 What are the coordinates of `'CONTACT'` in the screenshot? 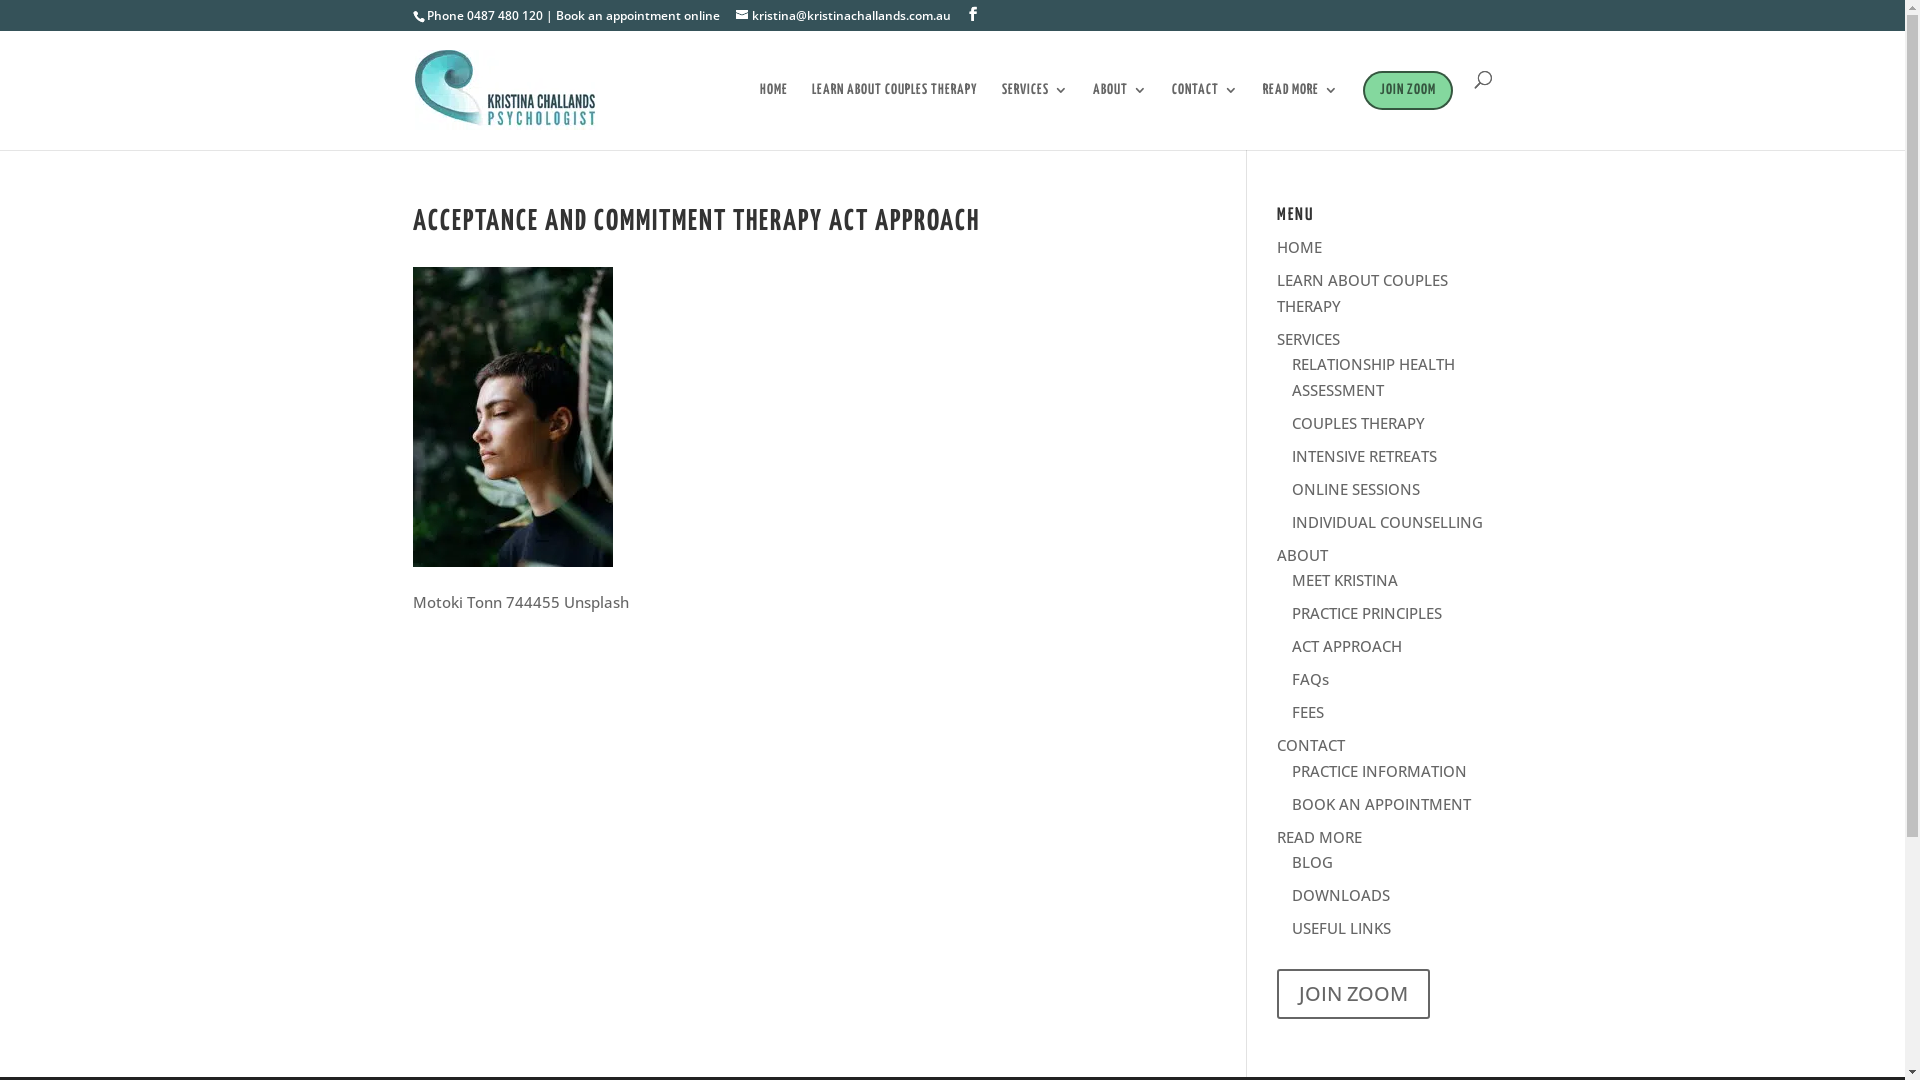 It's located at (1204, 108).